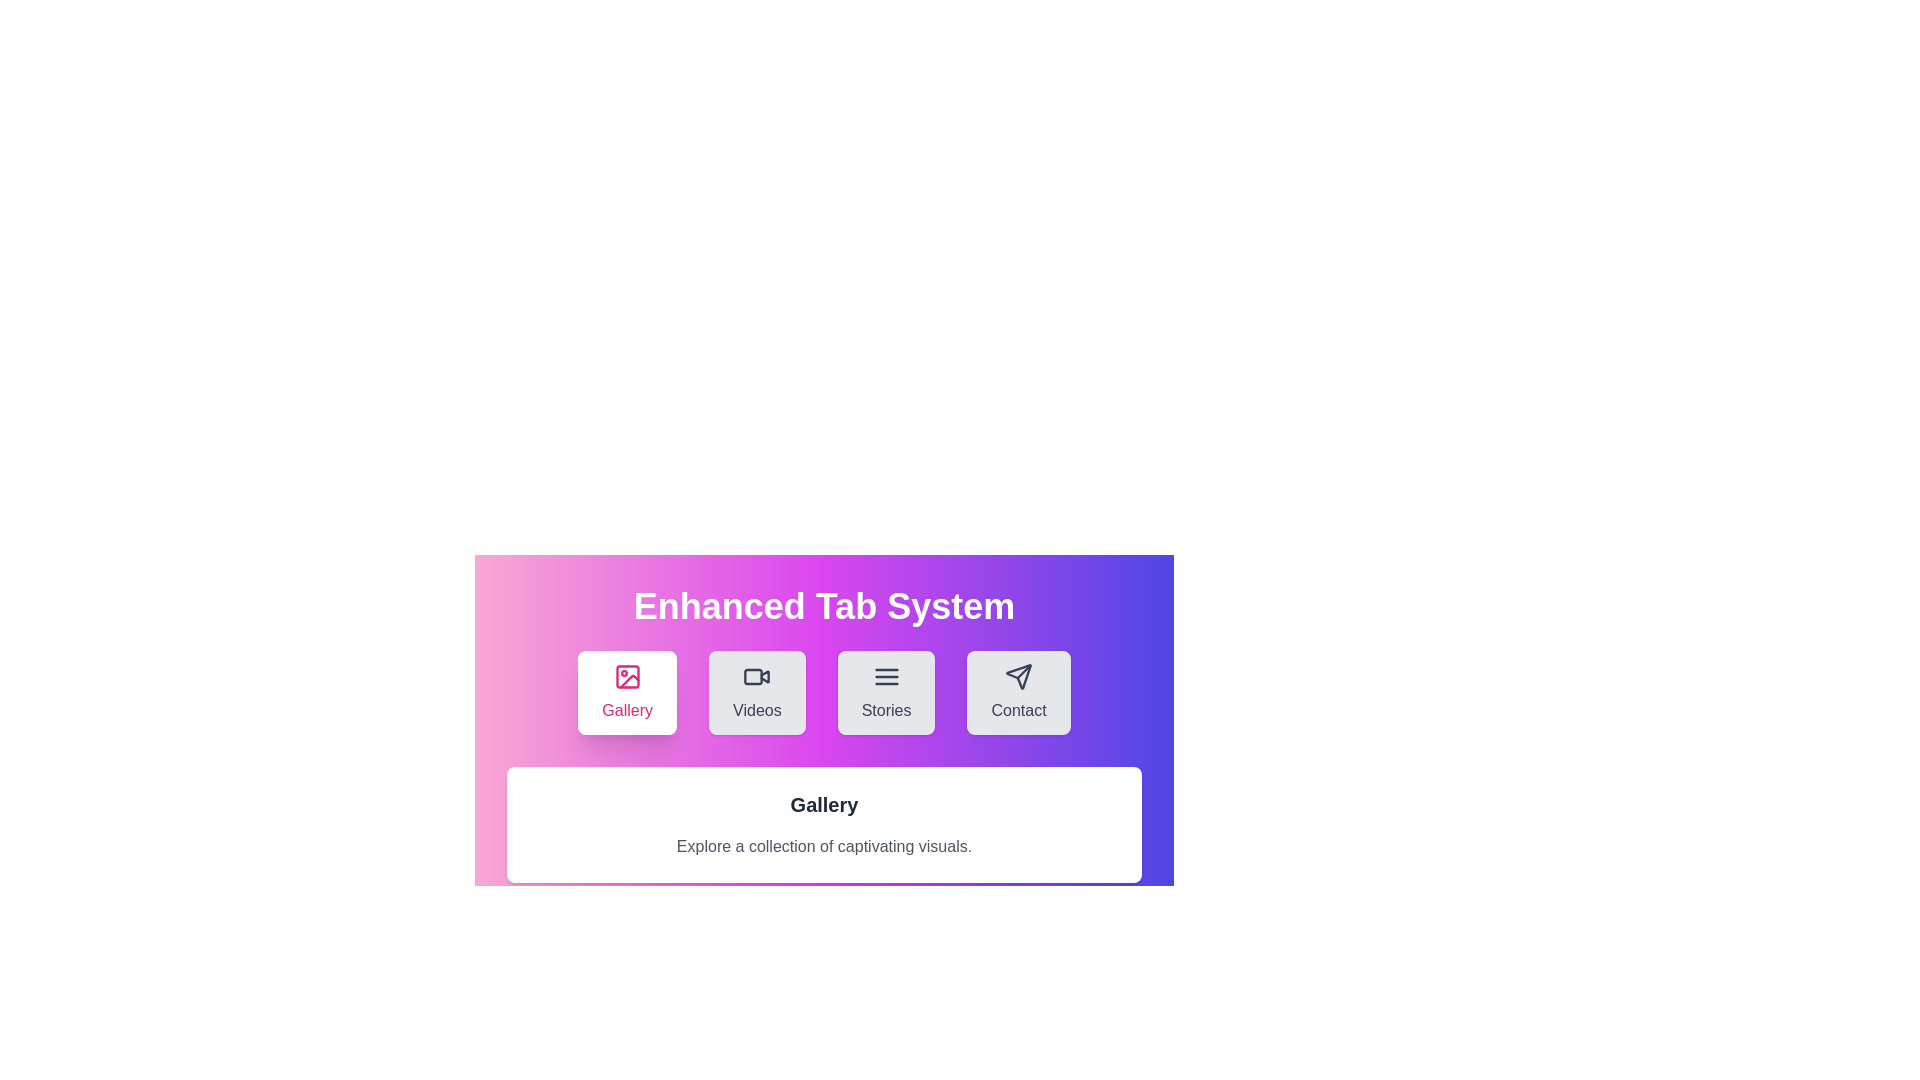 Image resolution: width=1920 pixels, height=1080 pixels. I want to click on the Videos tab by clicking its button, so click(756, 692).